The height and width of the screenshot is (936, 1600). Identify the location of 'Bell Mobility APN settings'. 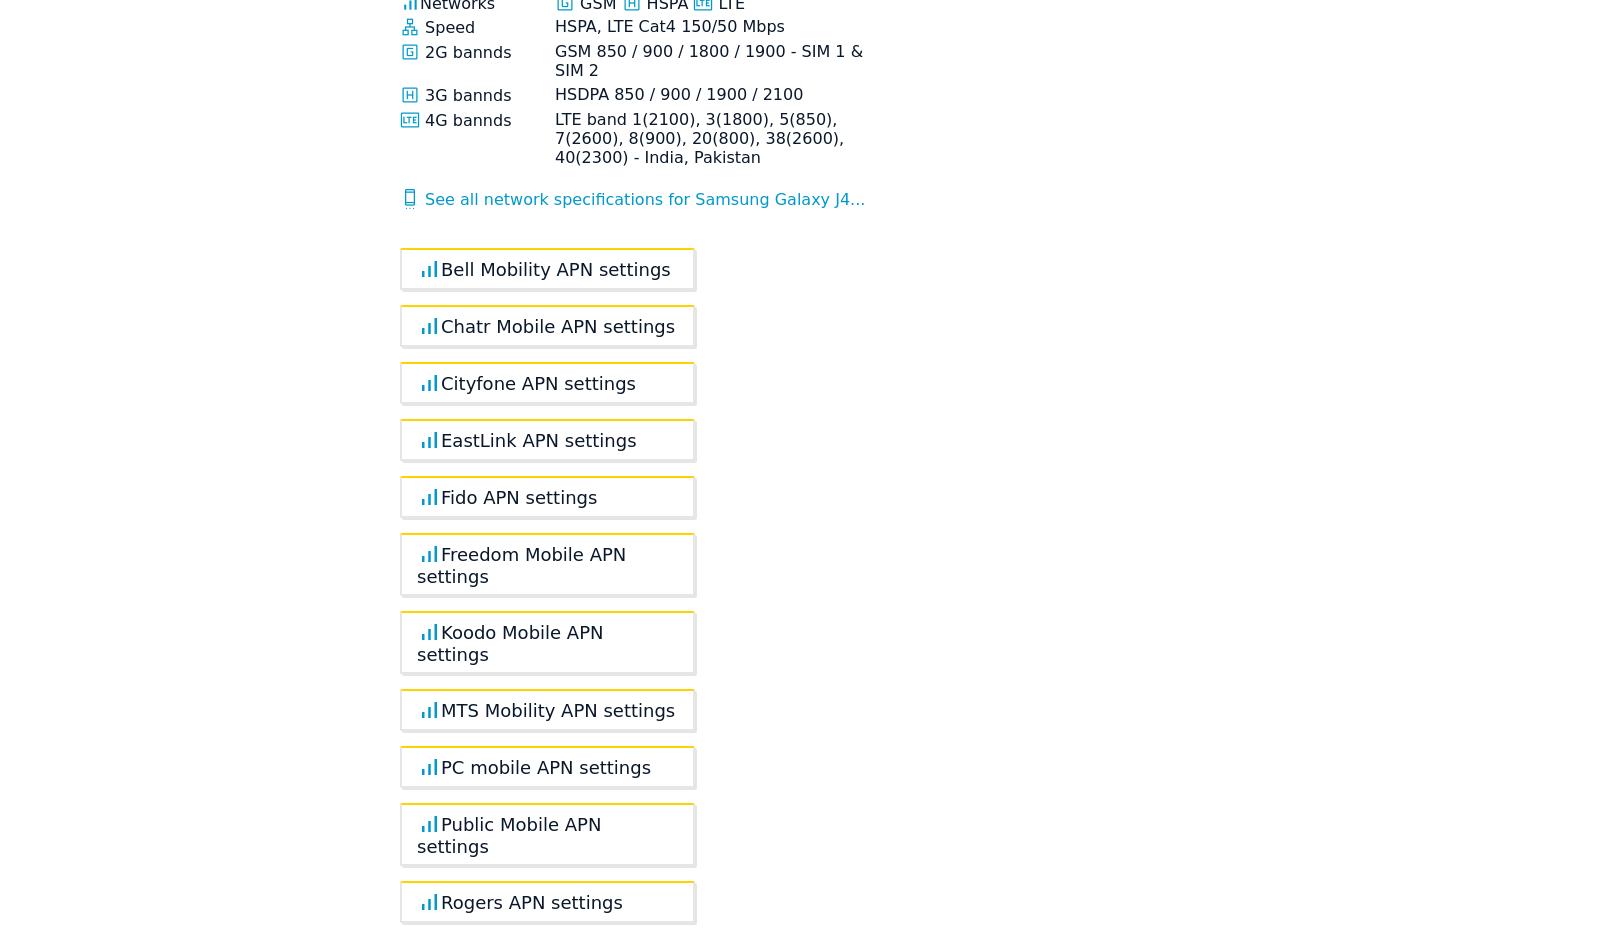
(554, 268).